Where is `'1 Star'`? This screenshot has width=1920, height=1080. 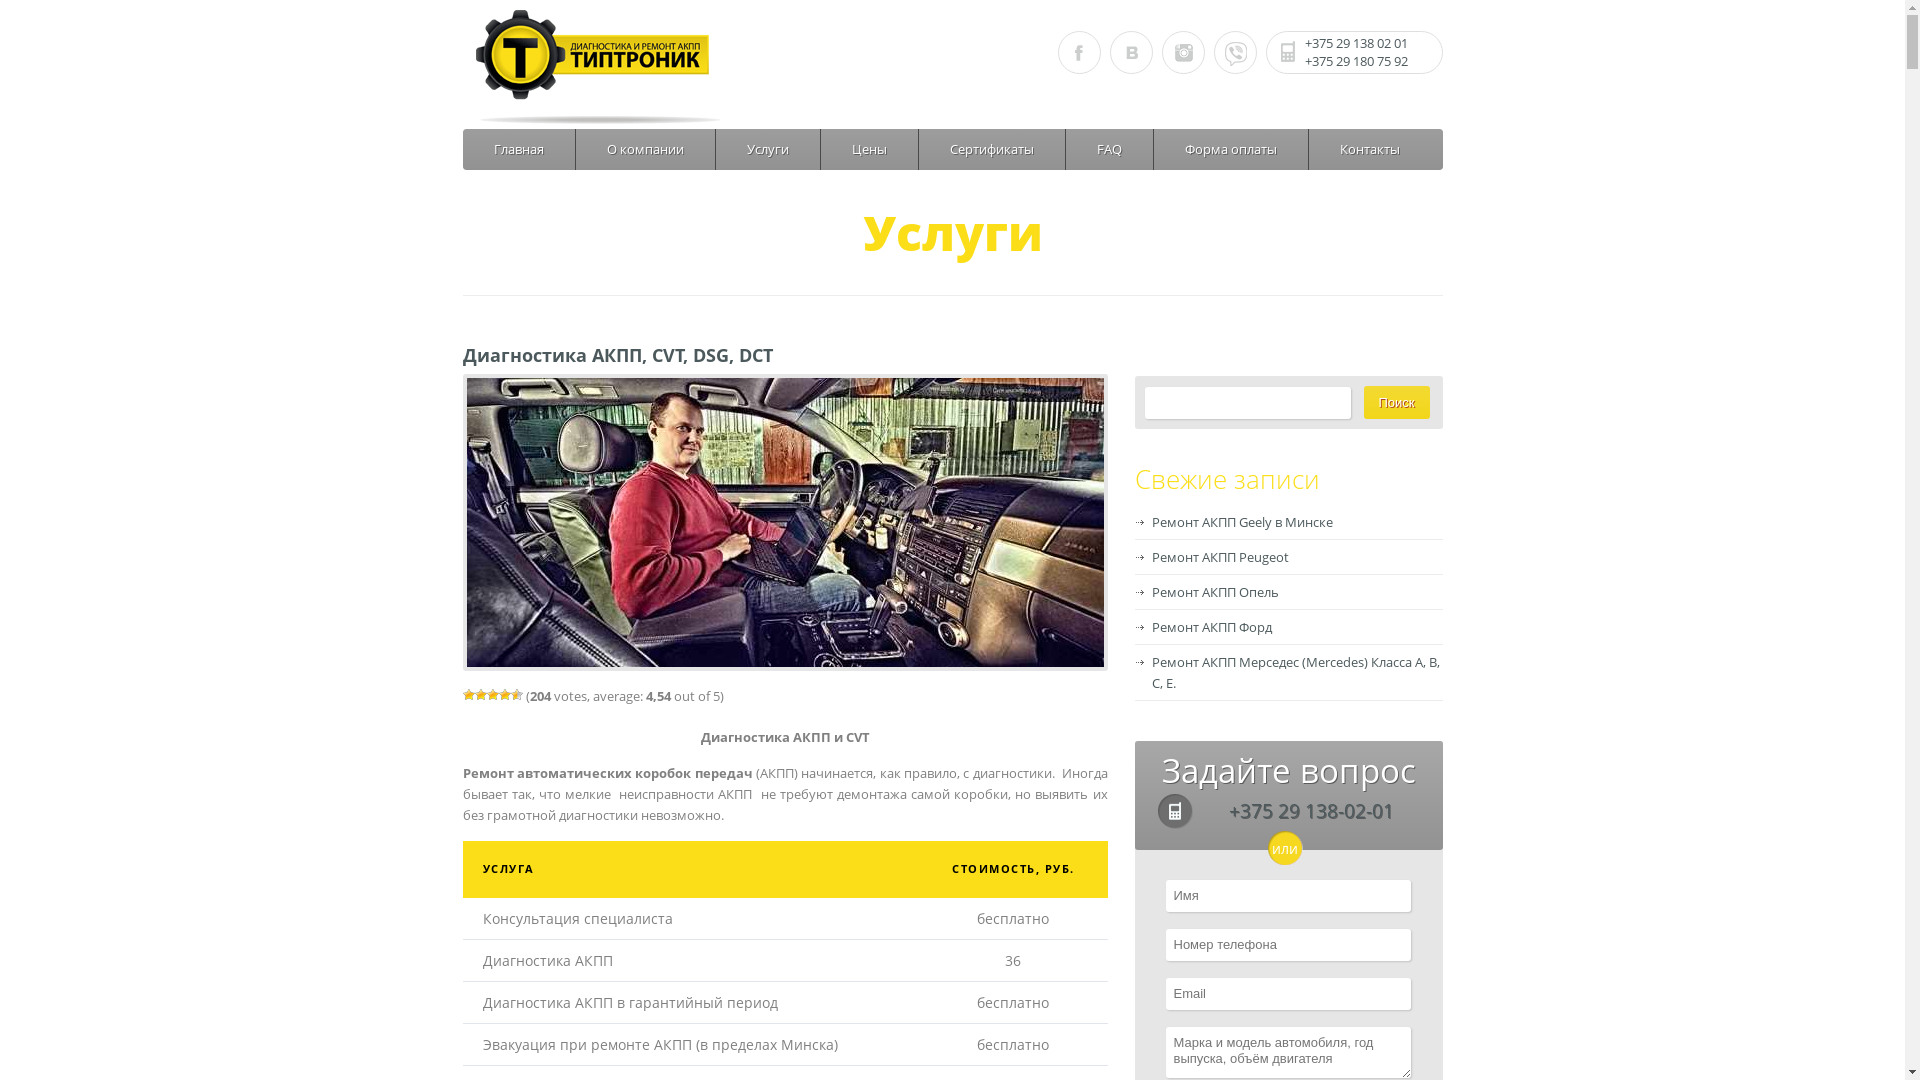 '1 Star' is located at coordinates (460, 693).